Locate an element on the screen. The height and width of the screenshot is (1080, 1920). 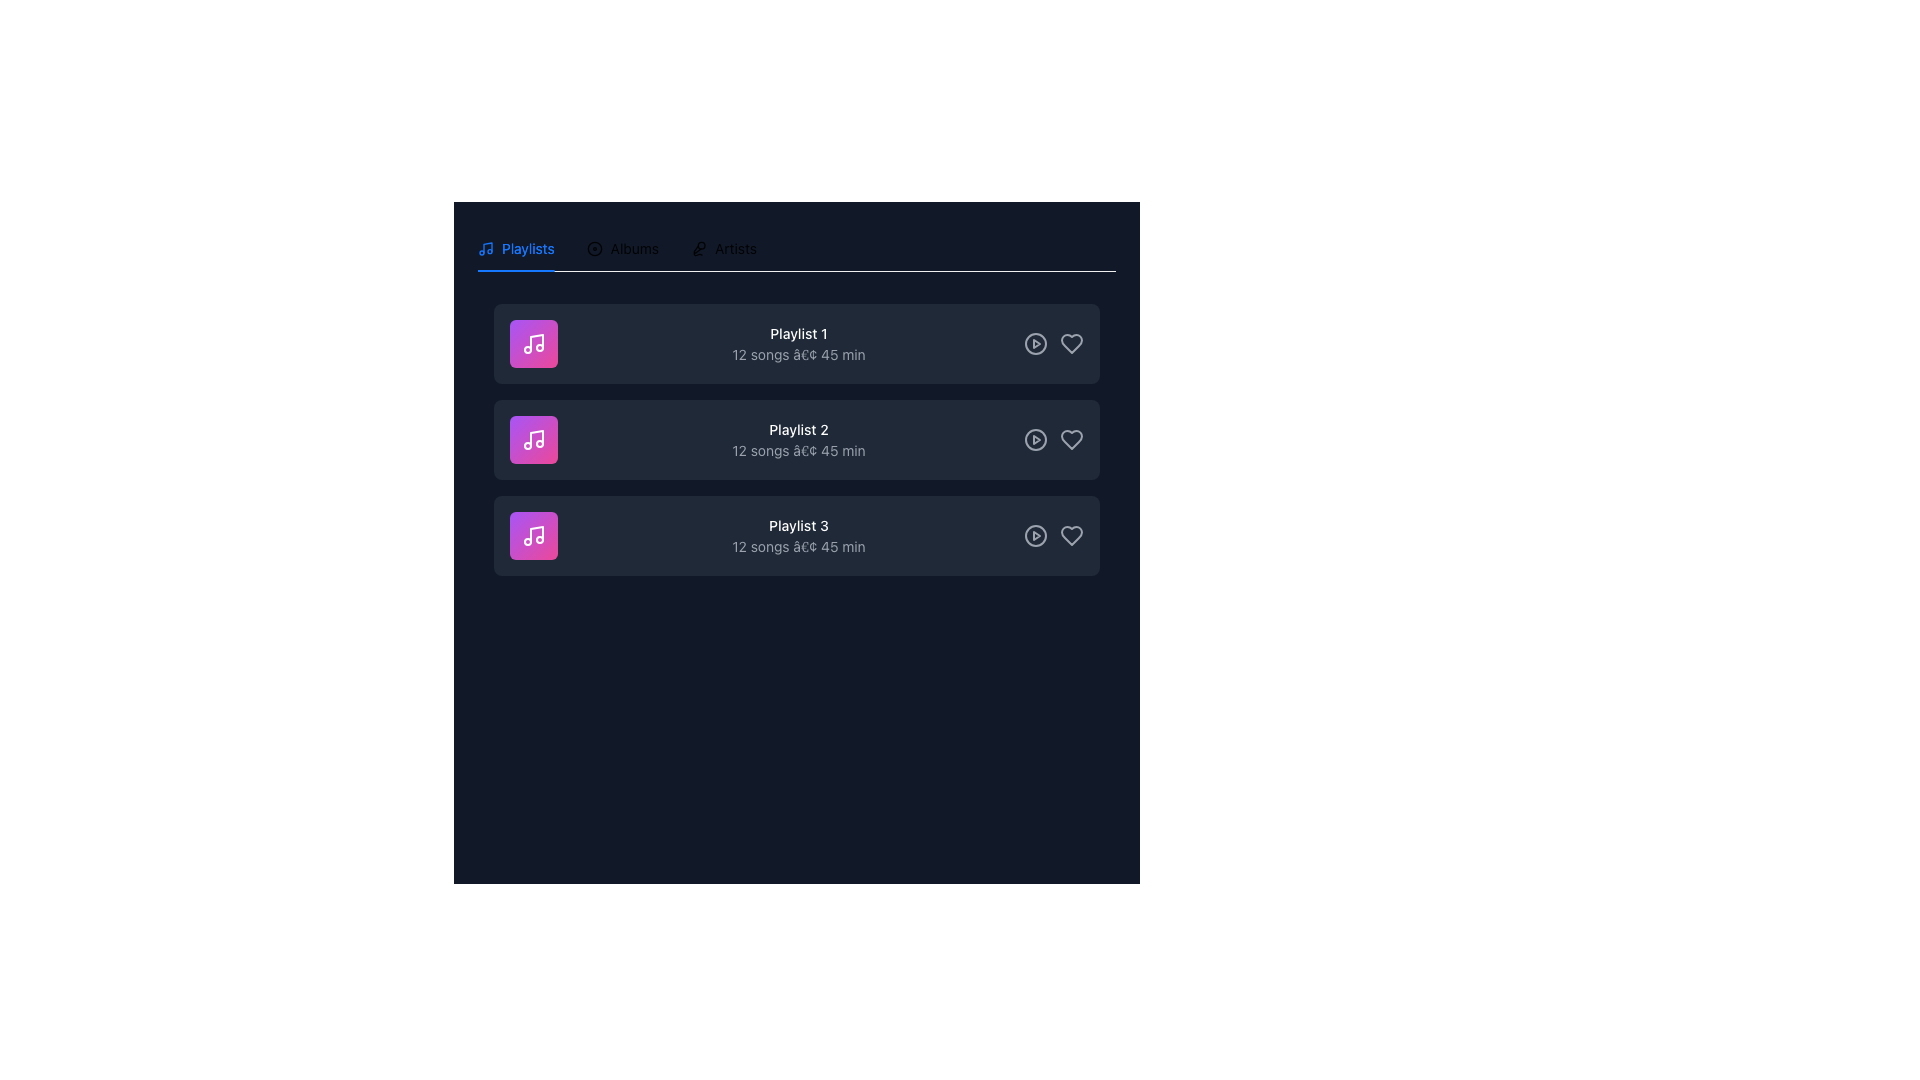
the 'Playlists' tab, which is styled as the active tab with a bold font and blue text color is located at coordinates (516, 248).